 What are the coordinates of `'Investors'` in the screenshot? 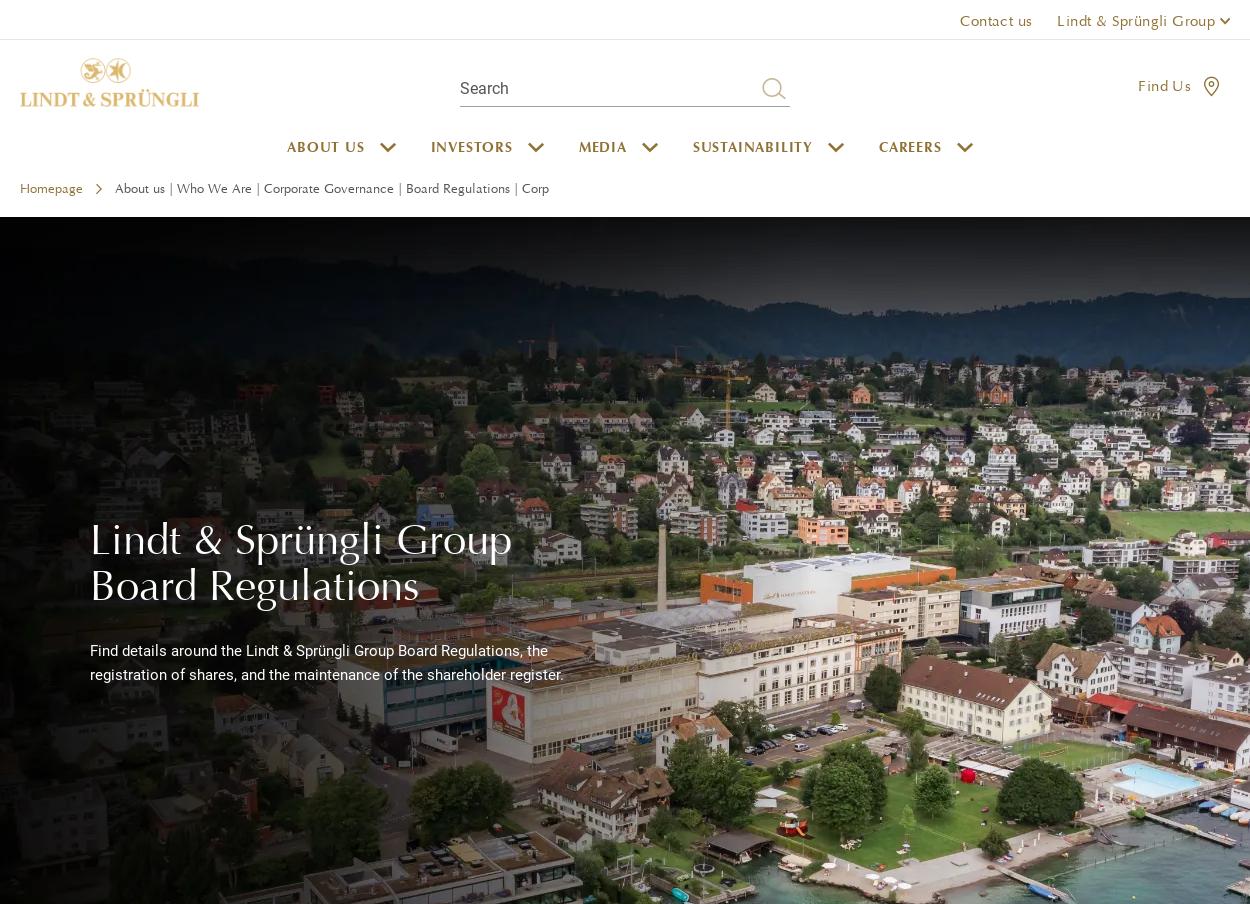 It's located at (429, 145).